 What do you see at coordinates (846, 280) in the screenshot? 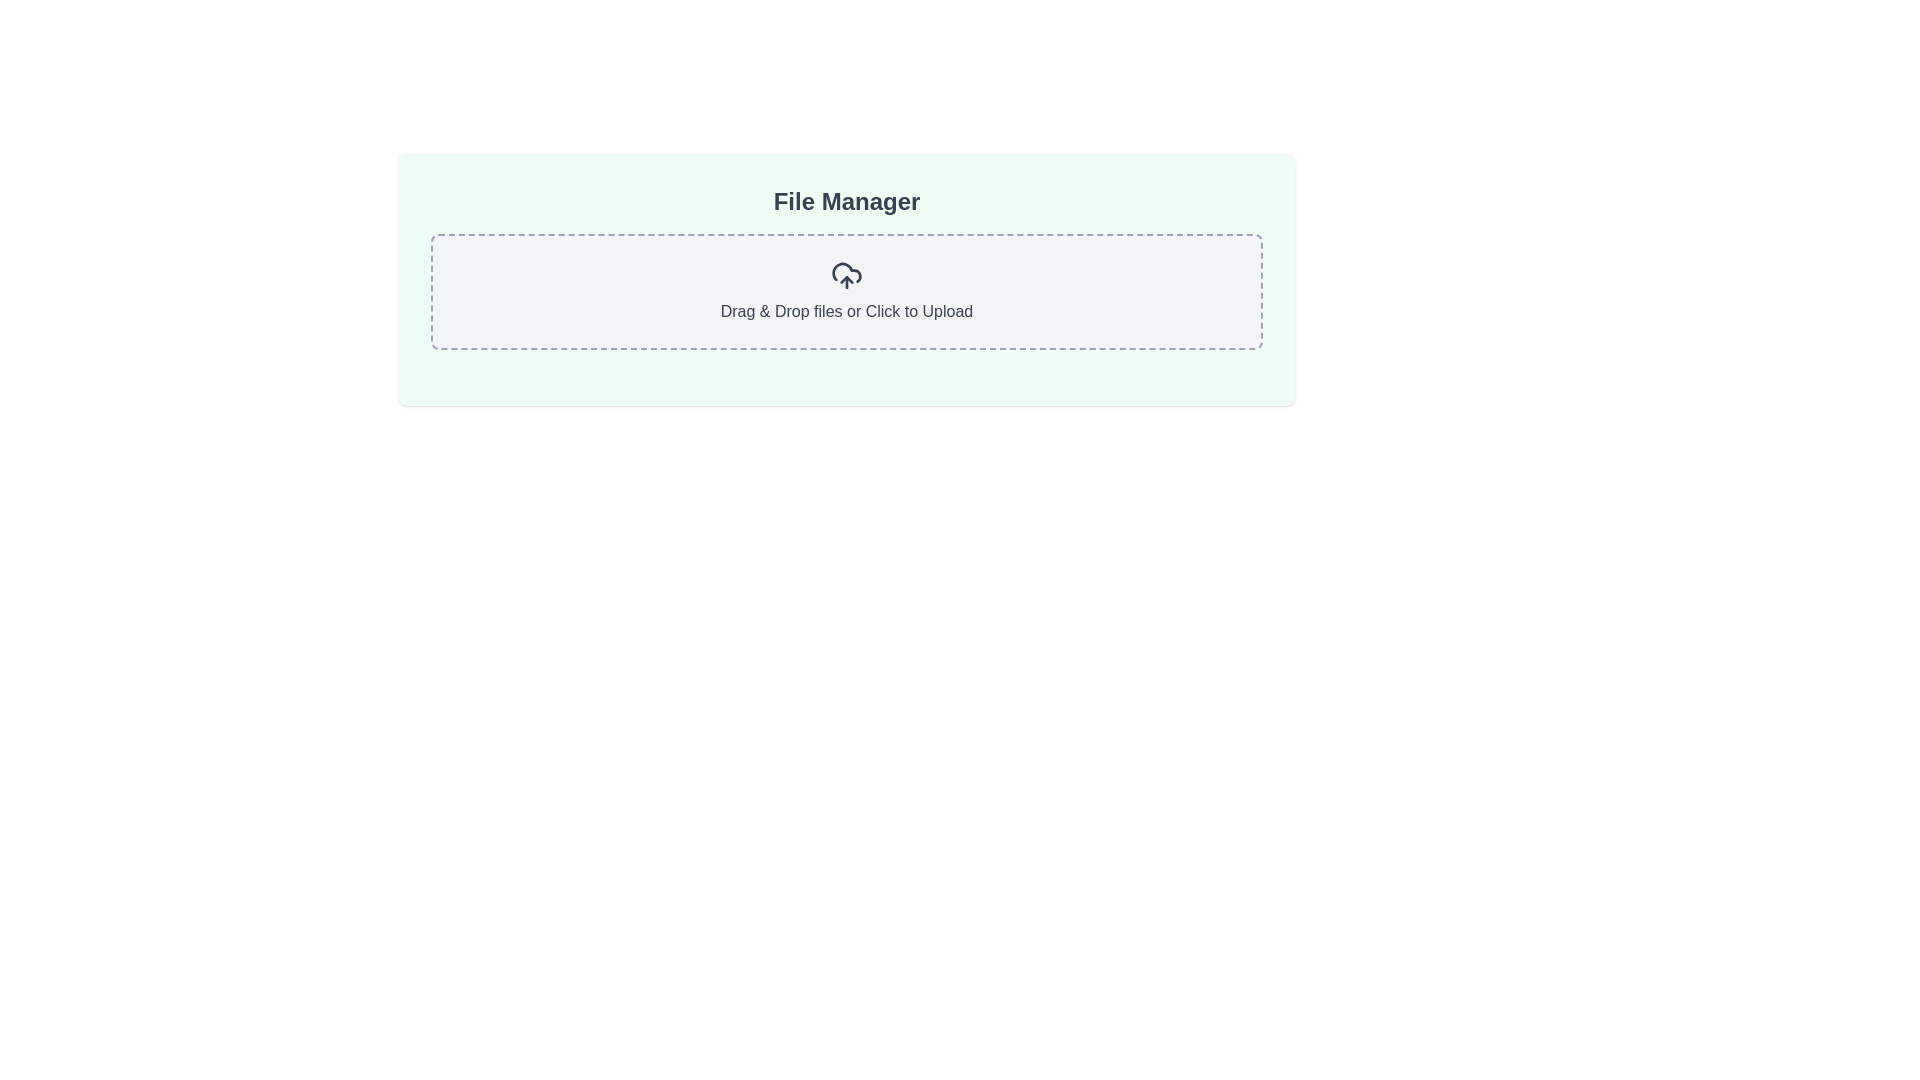
I see `the drag-and-drop file upload interface located at the center of the interface` at bounding box center [846, 280].